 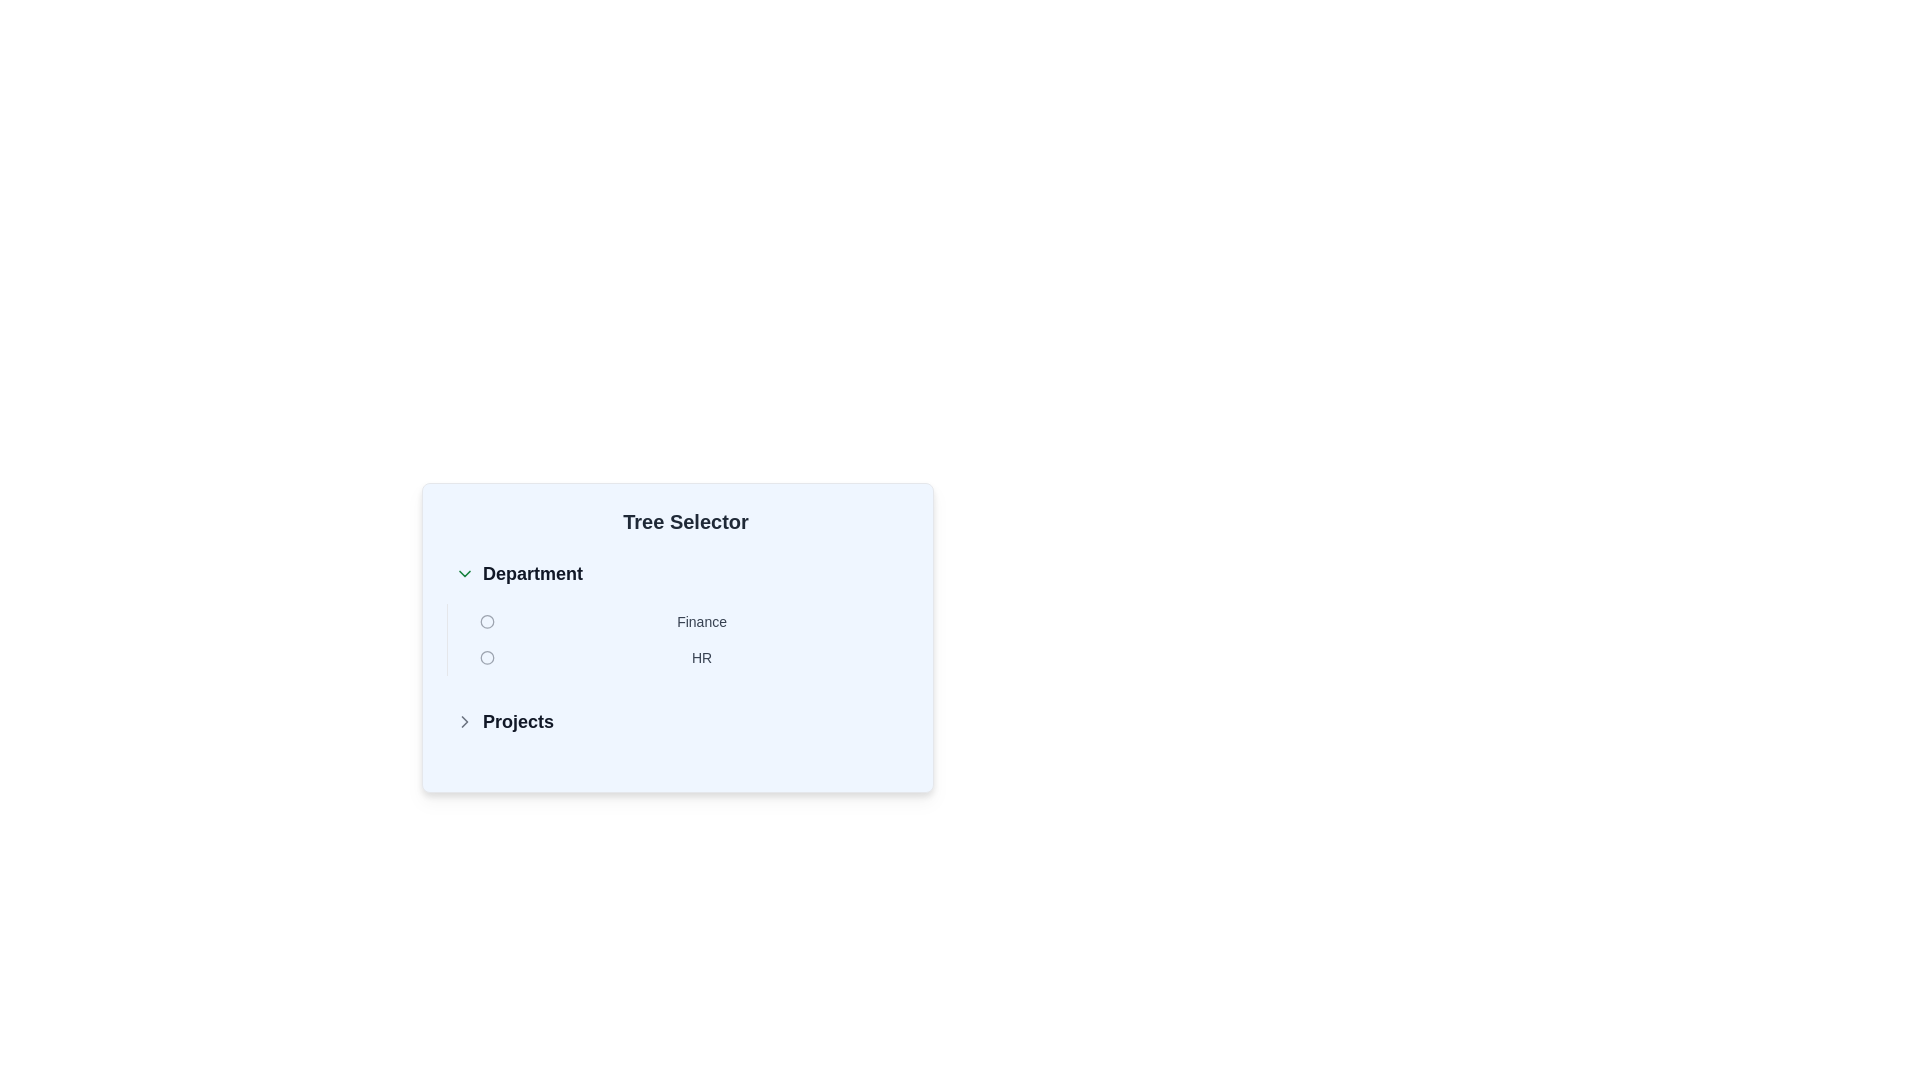 I want to click on text label 'HR' which is styled with a smaller font size and gray color, located under the 'Department' category in the tree selector interface, positioned second below 'Finance', so click(x=702, y=658).